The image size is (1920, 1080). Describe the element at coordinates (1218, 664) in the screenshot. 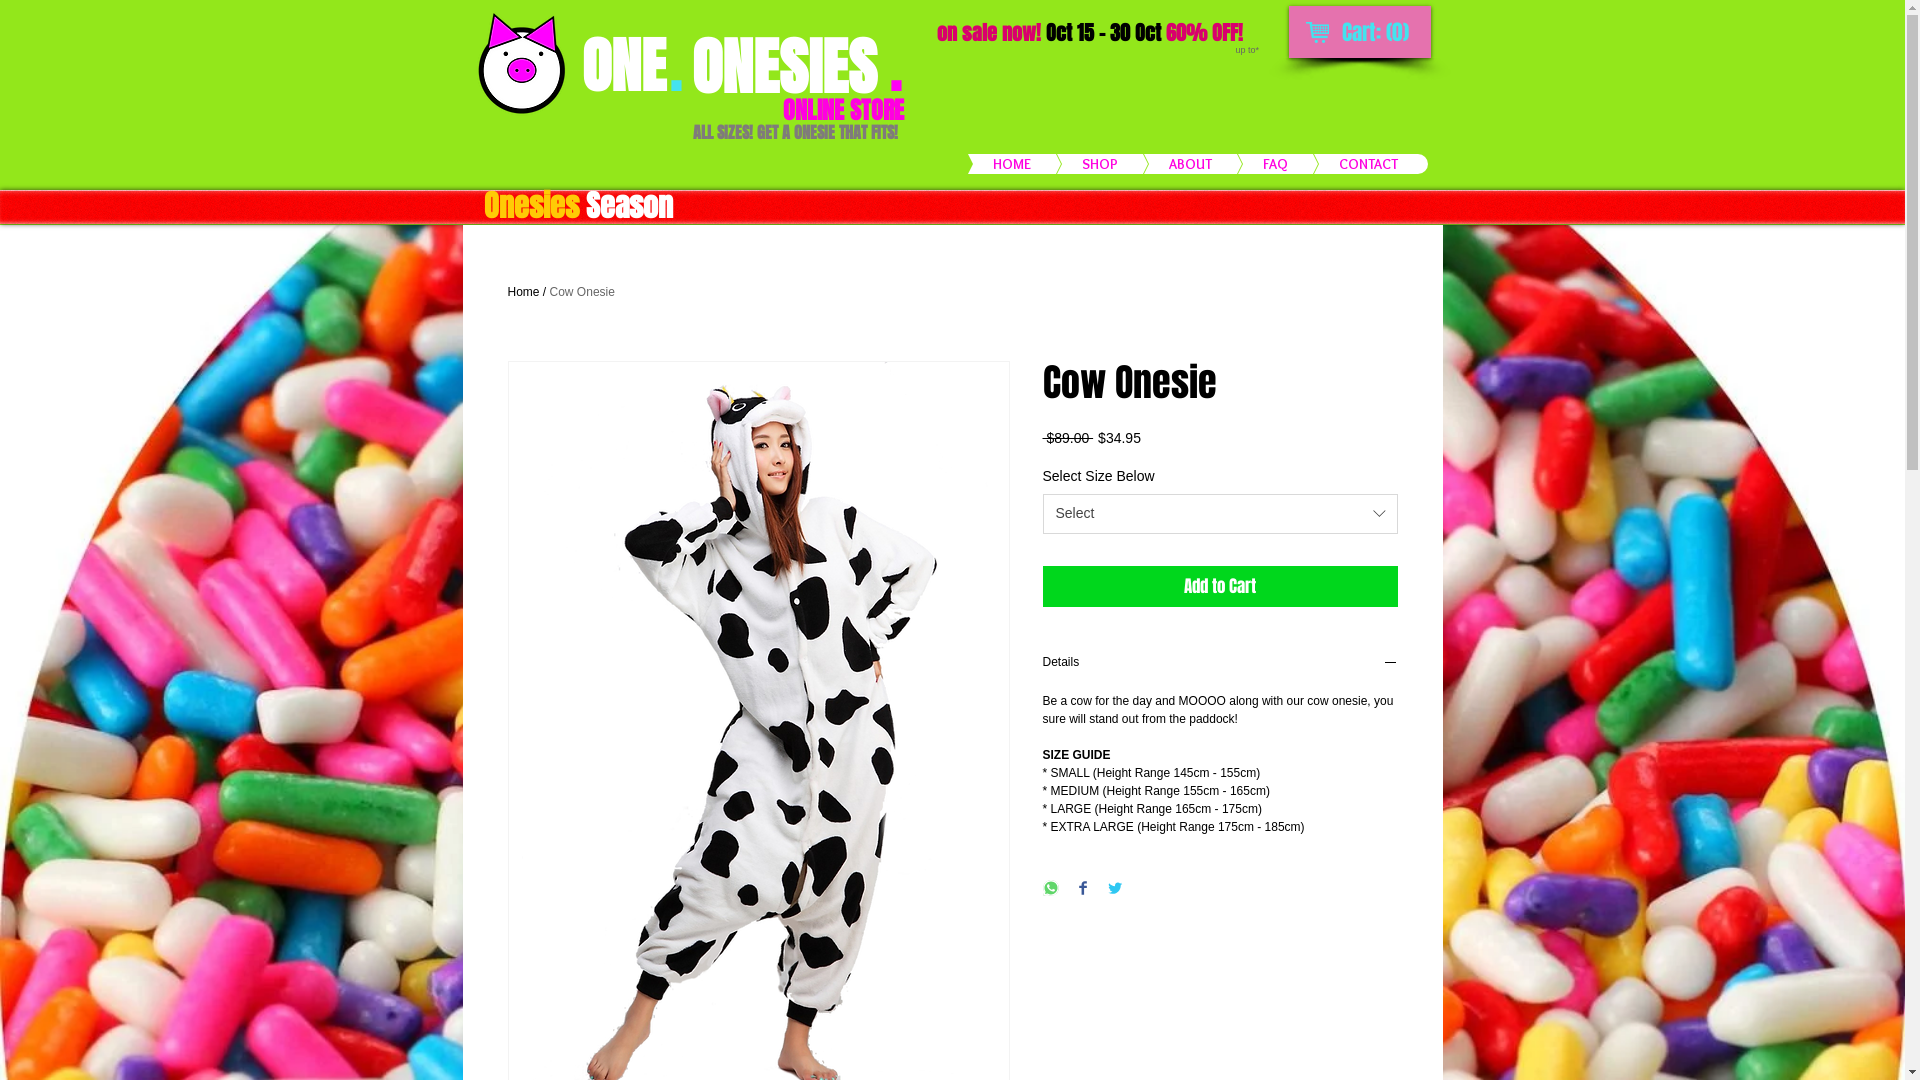

I see `'Details'` at that location.